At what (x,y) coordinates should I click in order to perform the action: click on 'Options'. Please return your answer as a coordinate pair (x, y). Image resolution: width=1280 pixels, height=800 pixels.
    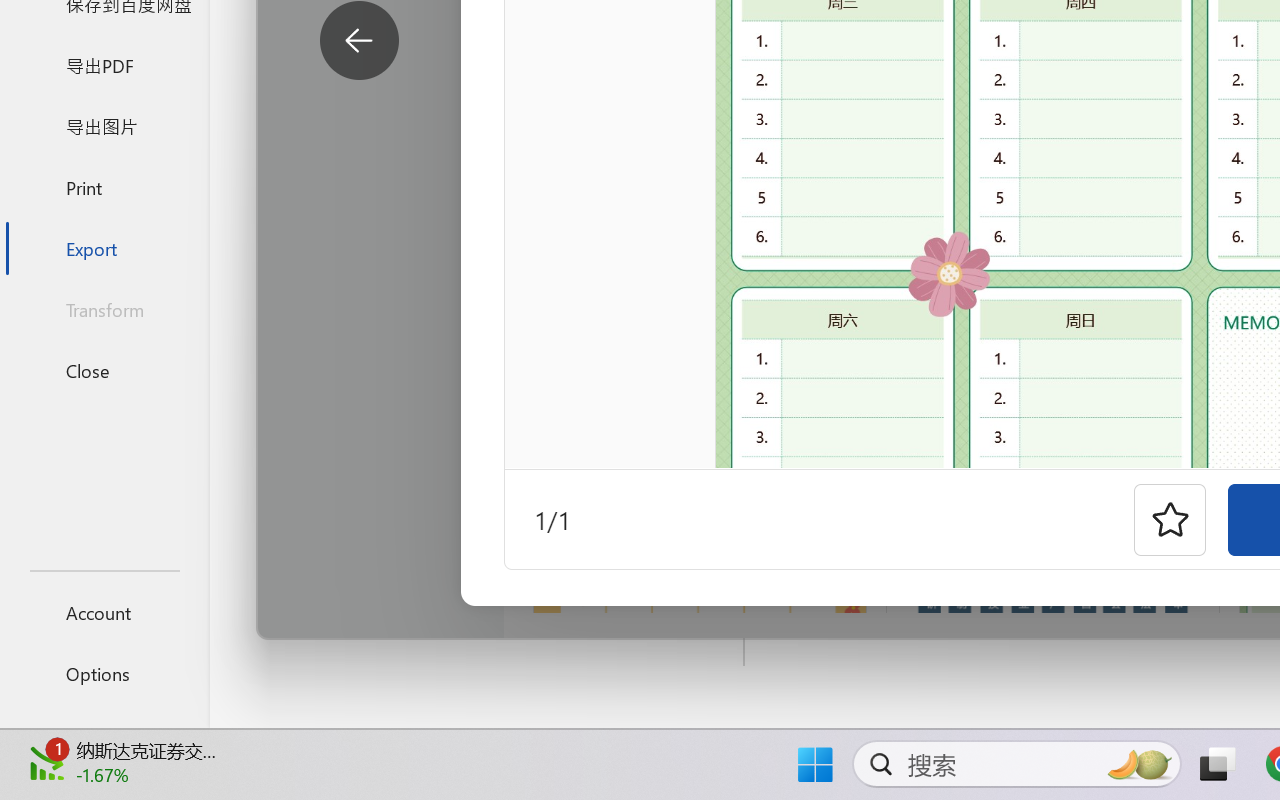
    Looking at the image, I should click on (103, 673).